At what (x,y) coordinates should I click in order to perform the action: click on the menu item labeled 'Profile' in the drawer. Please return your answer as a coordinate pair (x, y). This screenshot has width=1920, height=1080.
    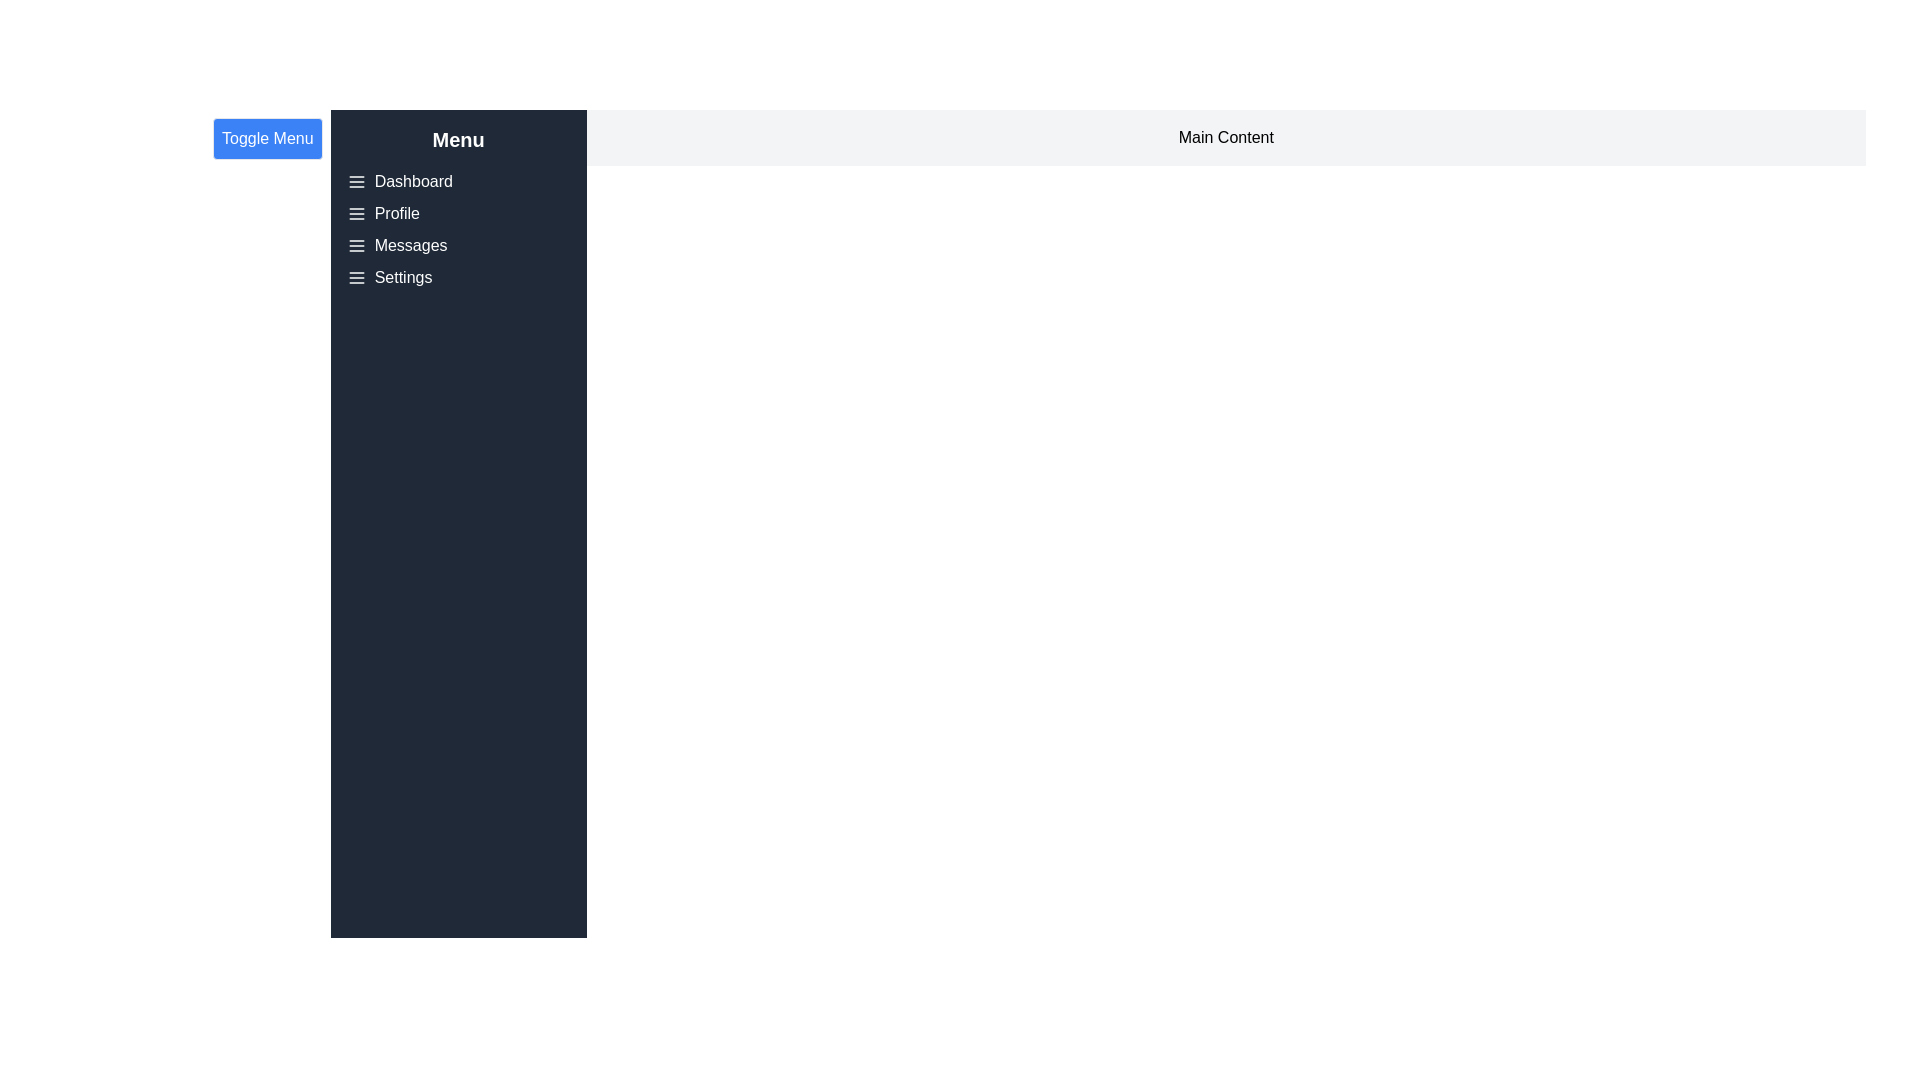
    Looking at the image, I should click on (397, 213).